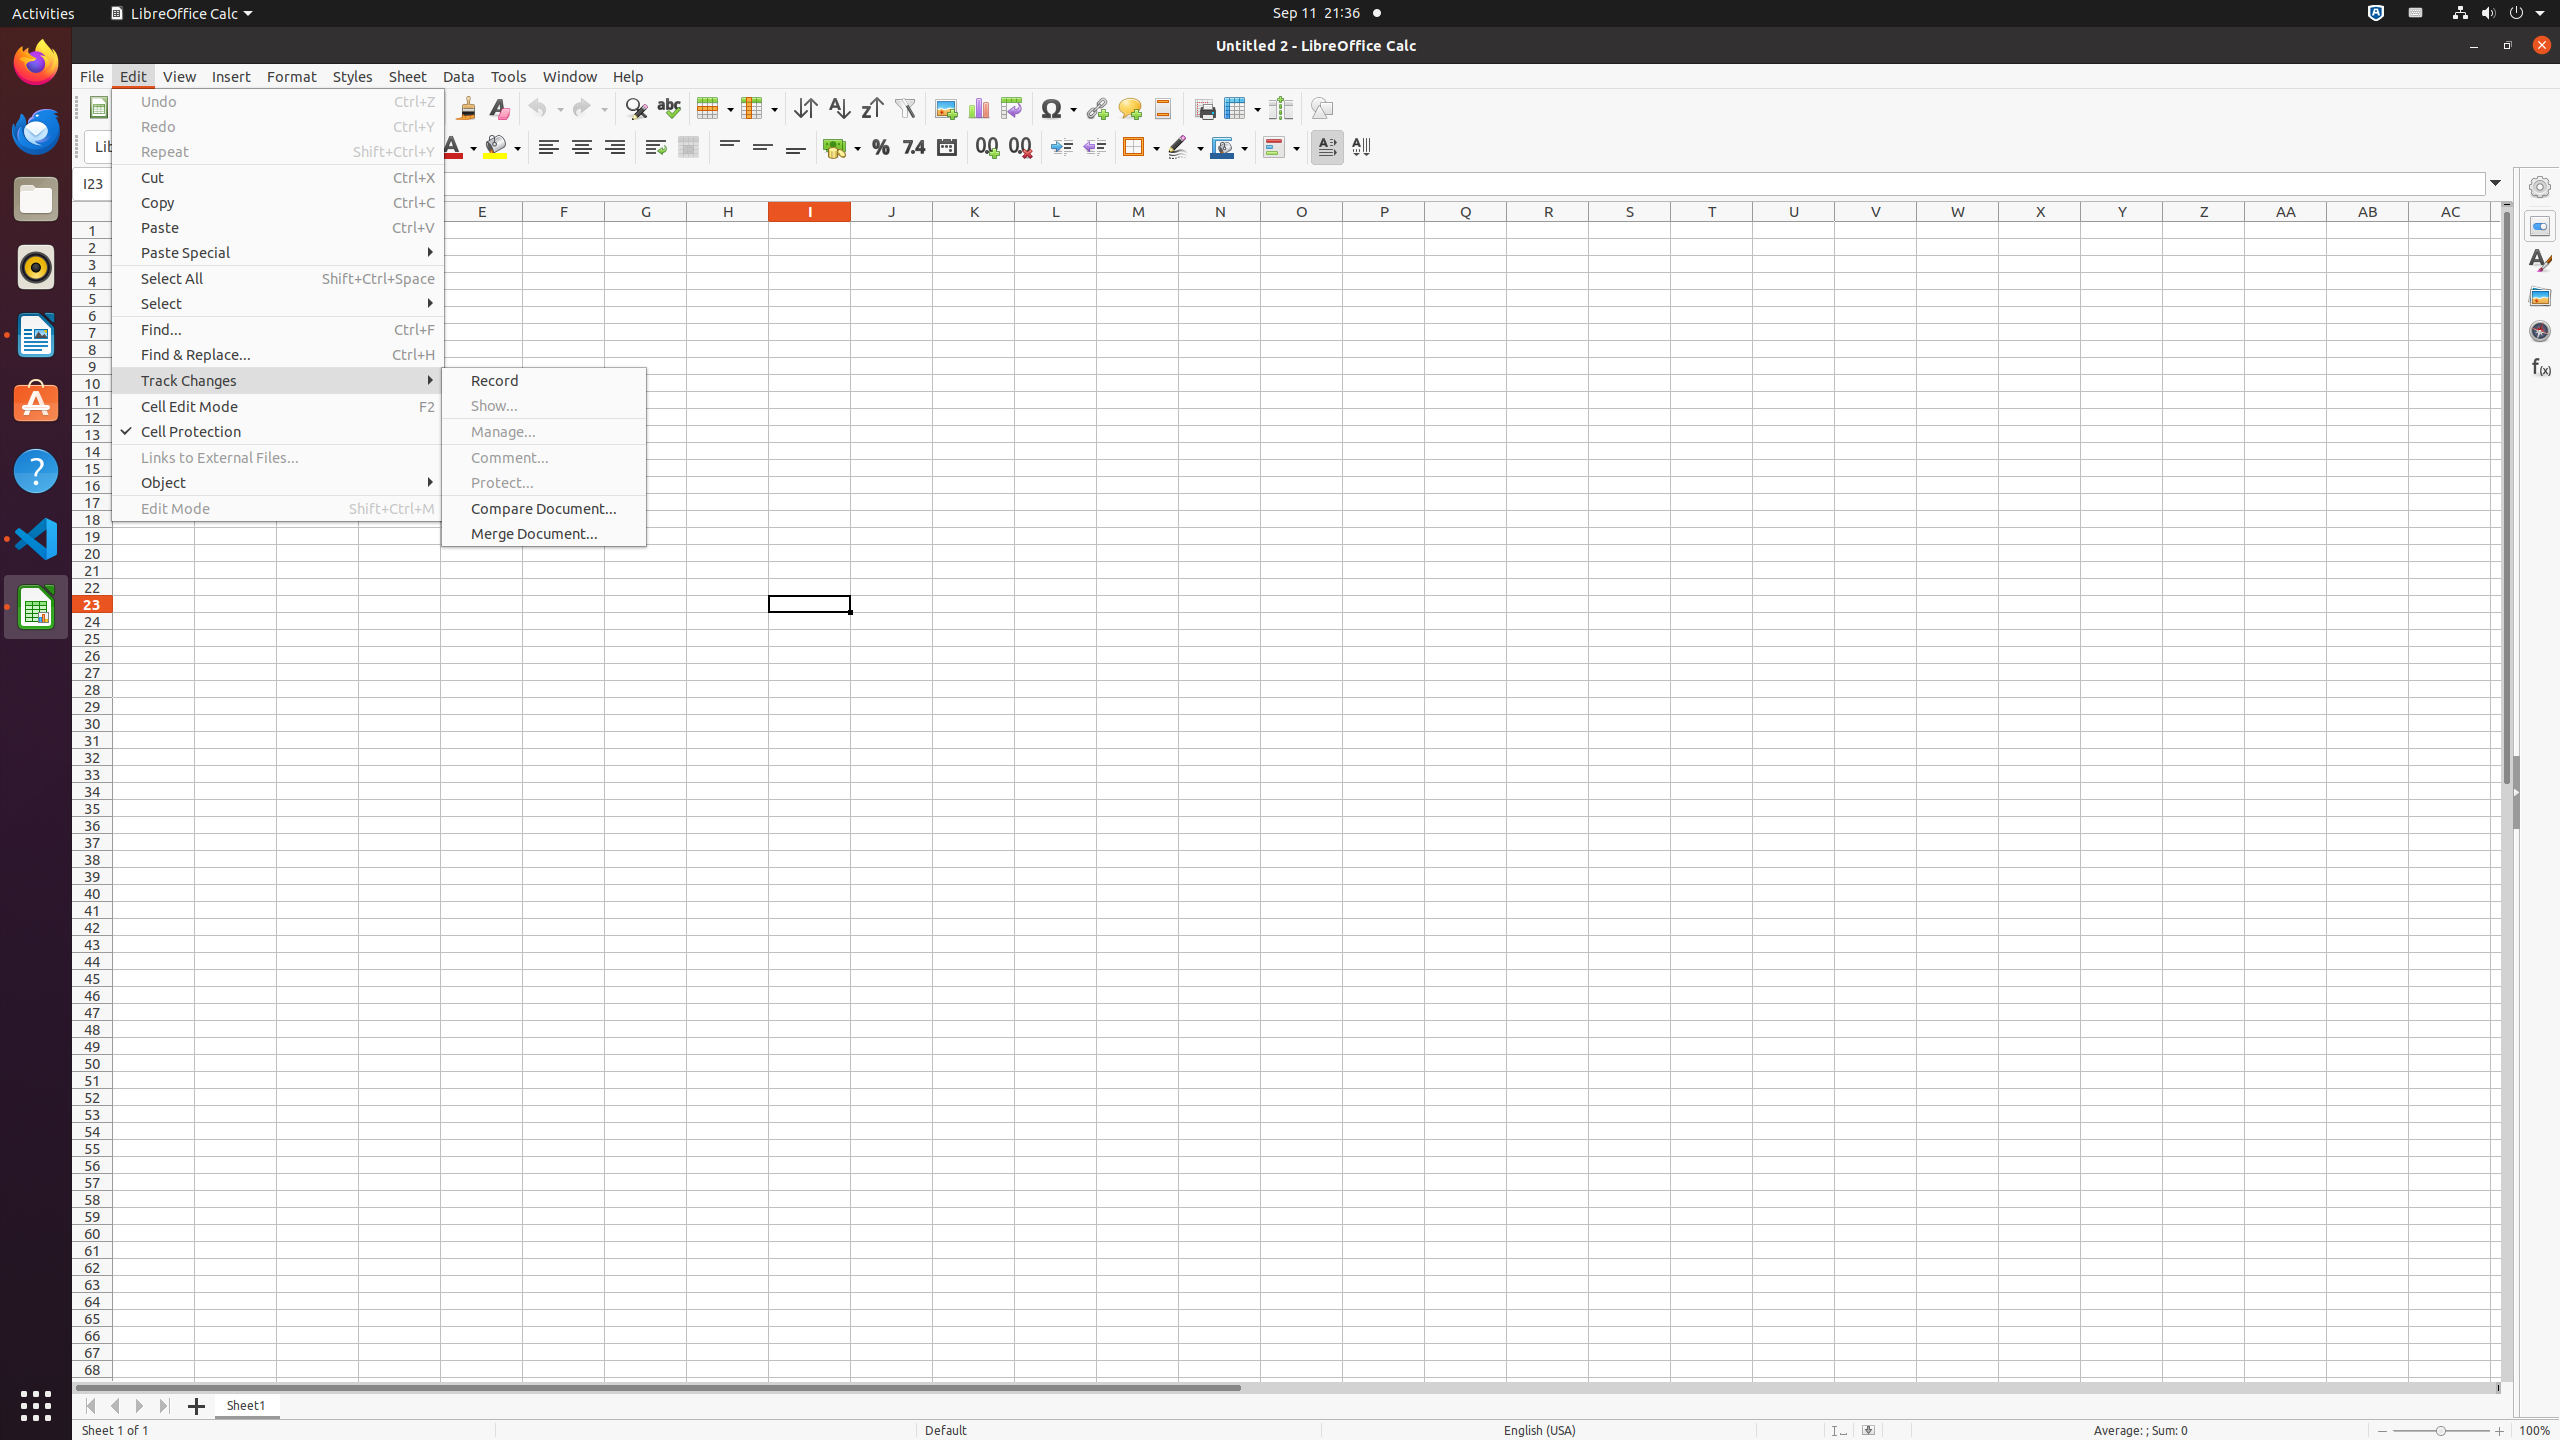 The height and width of the screenshot is (1440, 2560). I want to click on 'AutoFilter', so click(904, 107).